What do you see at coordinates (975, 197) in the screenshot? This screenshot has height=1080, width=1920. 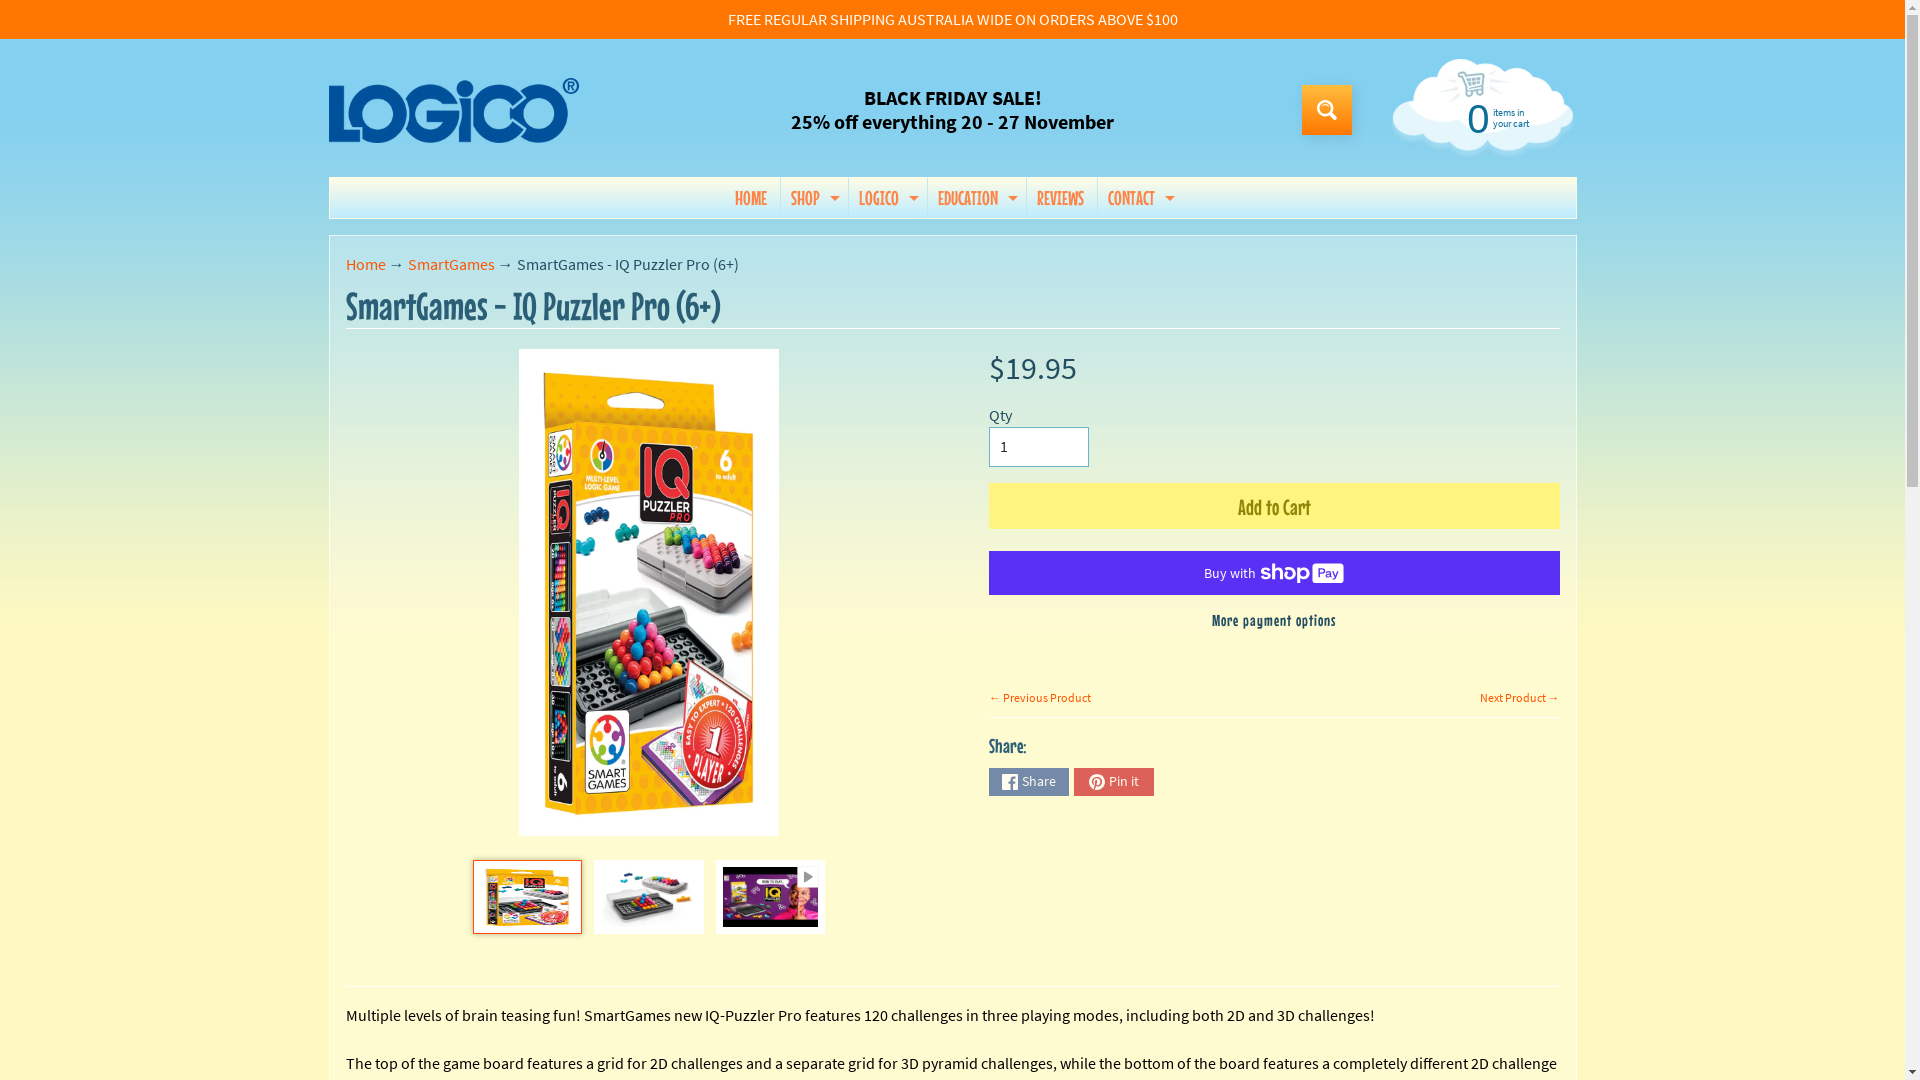 I see `'EDUCATION` at bounding box center [975, 197].